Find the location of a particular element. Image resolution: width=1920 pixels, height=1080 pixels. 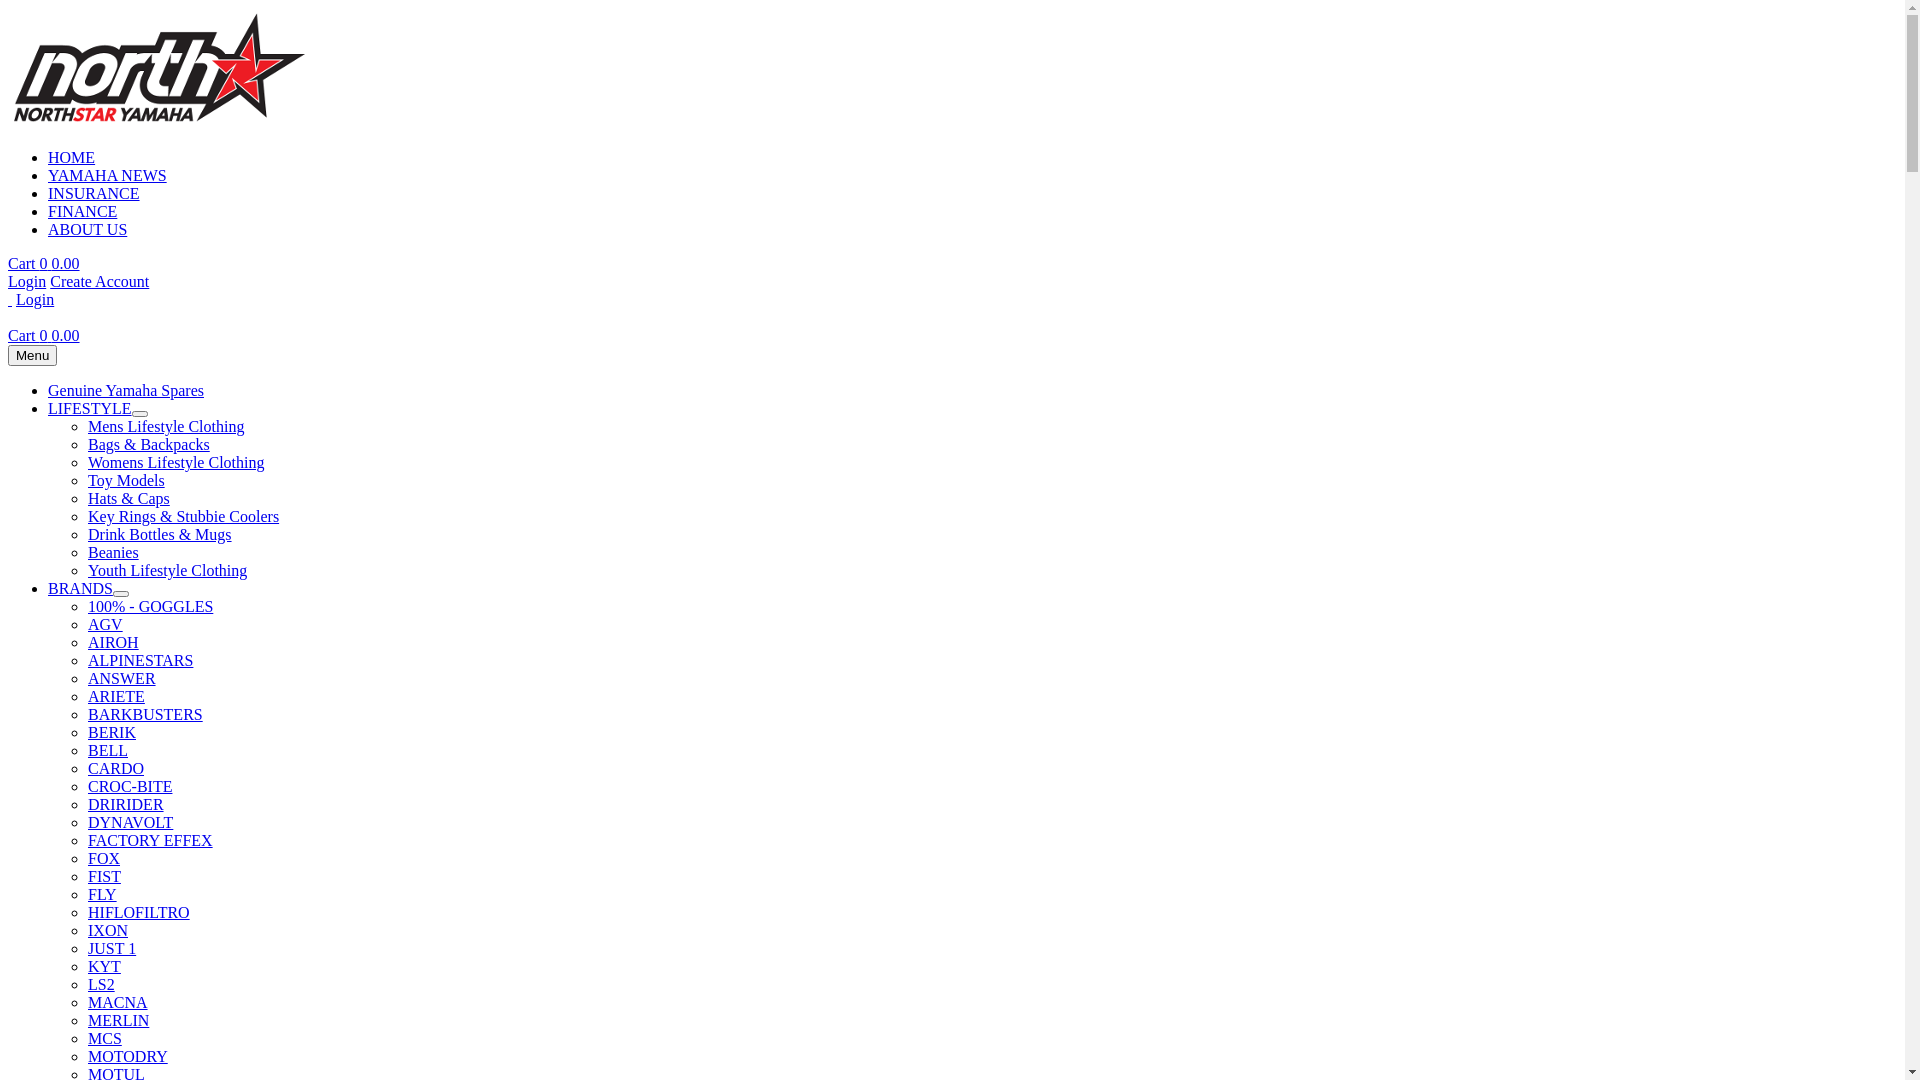

'BARKBUSTERS' is located at coordinates (144, 713).